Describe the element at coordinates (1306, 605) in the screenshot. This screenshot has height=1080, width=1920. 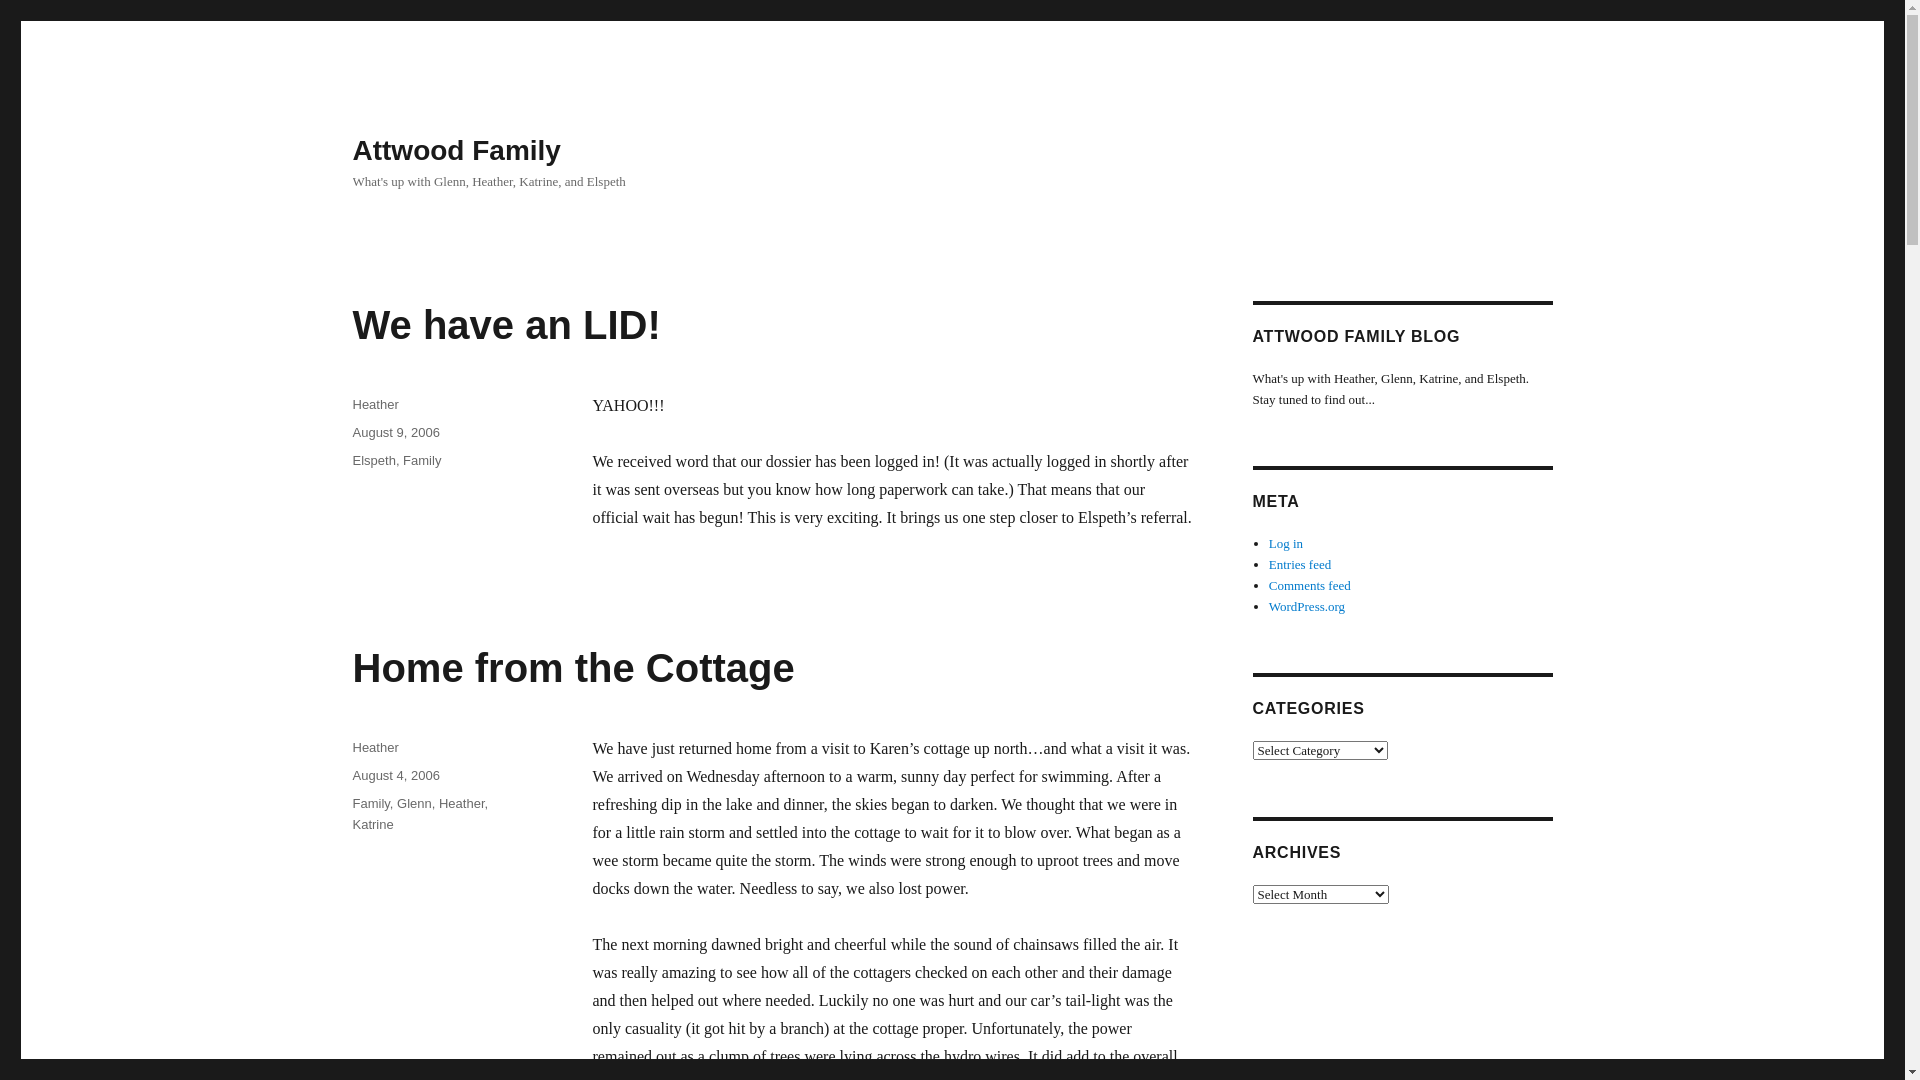
I see `'WordPress.org'` at that location.